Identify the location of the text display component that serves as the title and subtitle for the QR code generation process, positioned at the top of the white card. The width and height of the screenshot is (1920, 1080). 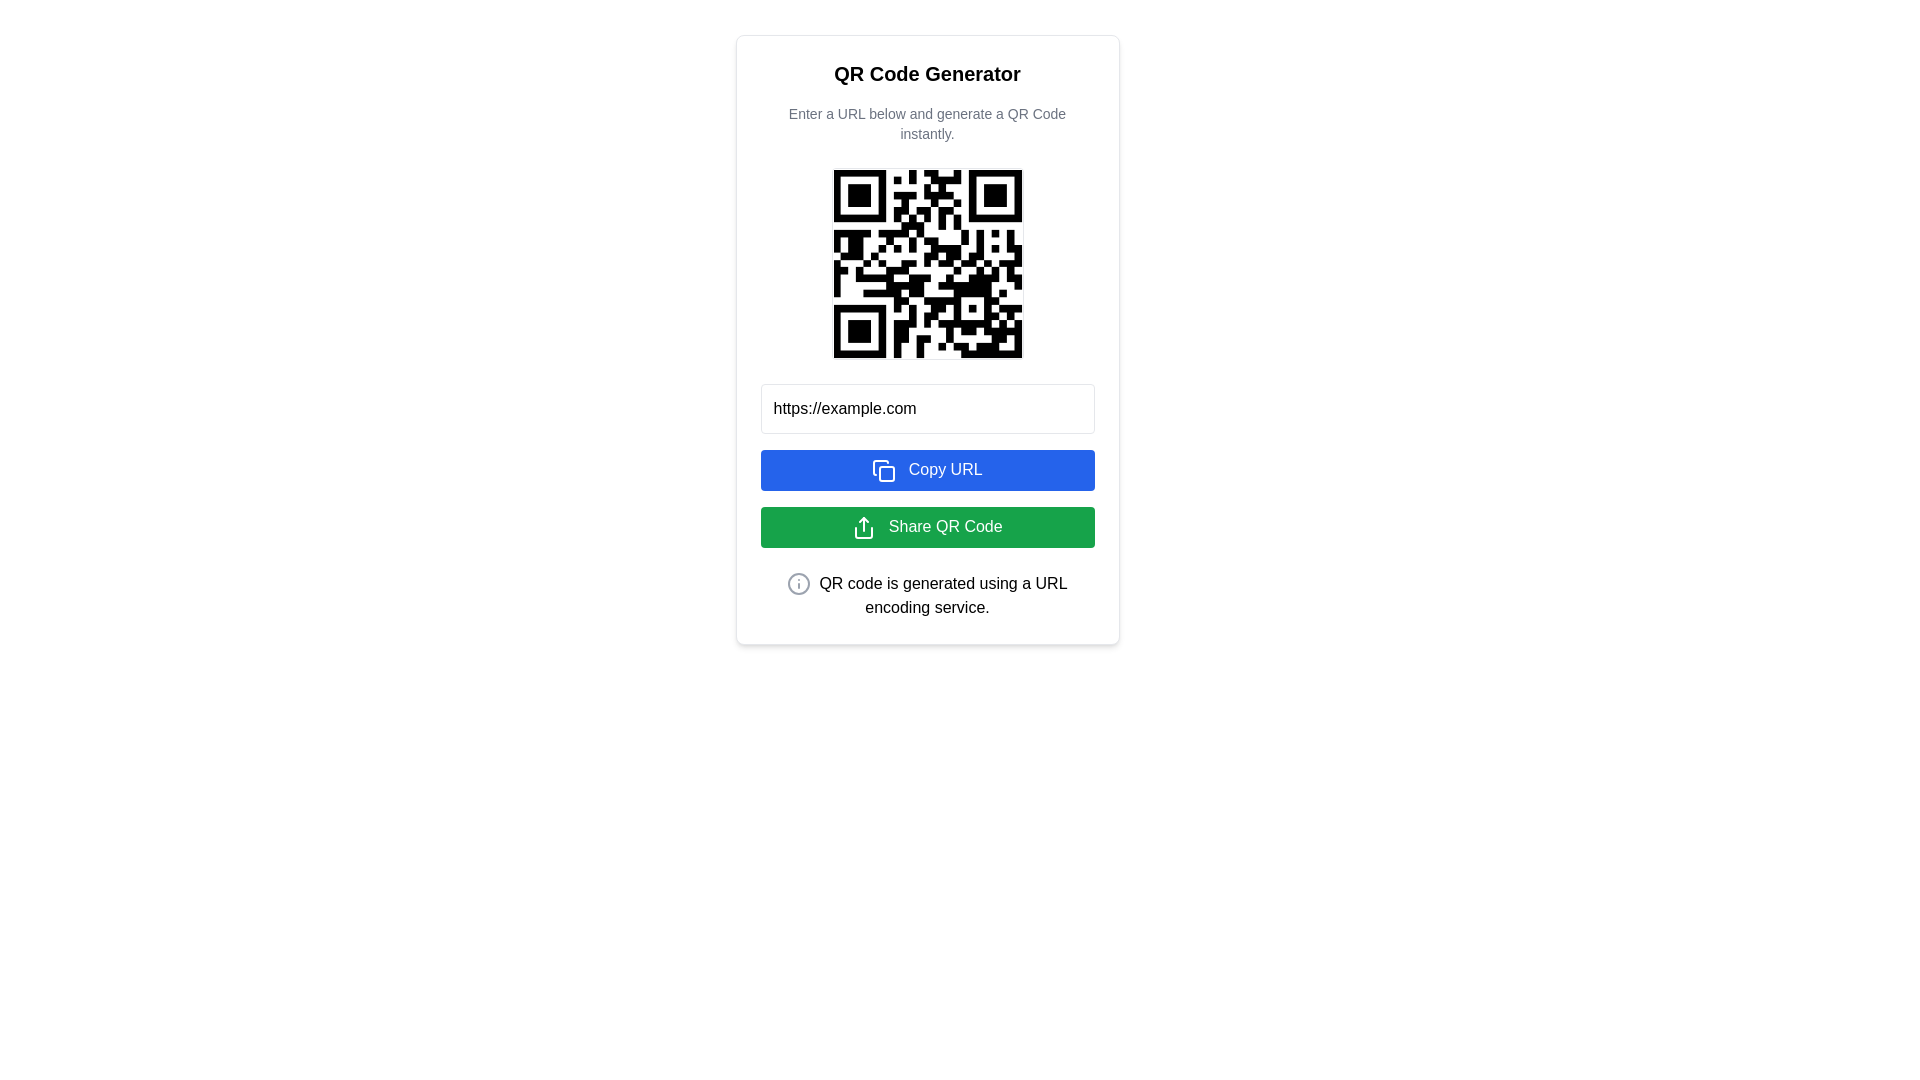
(926, 101).